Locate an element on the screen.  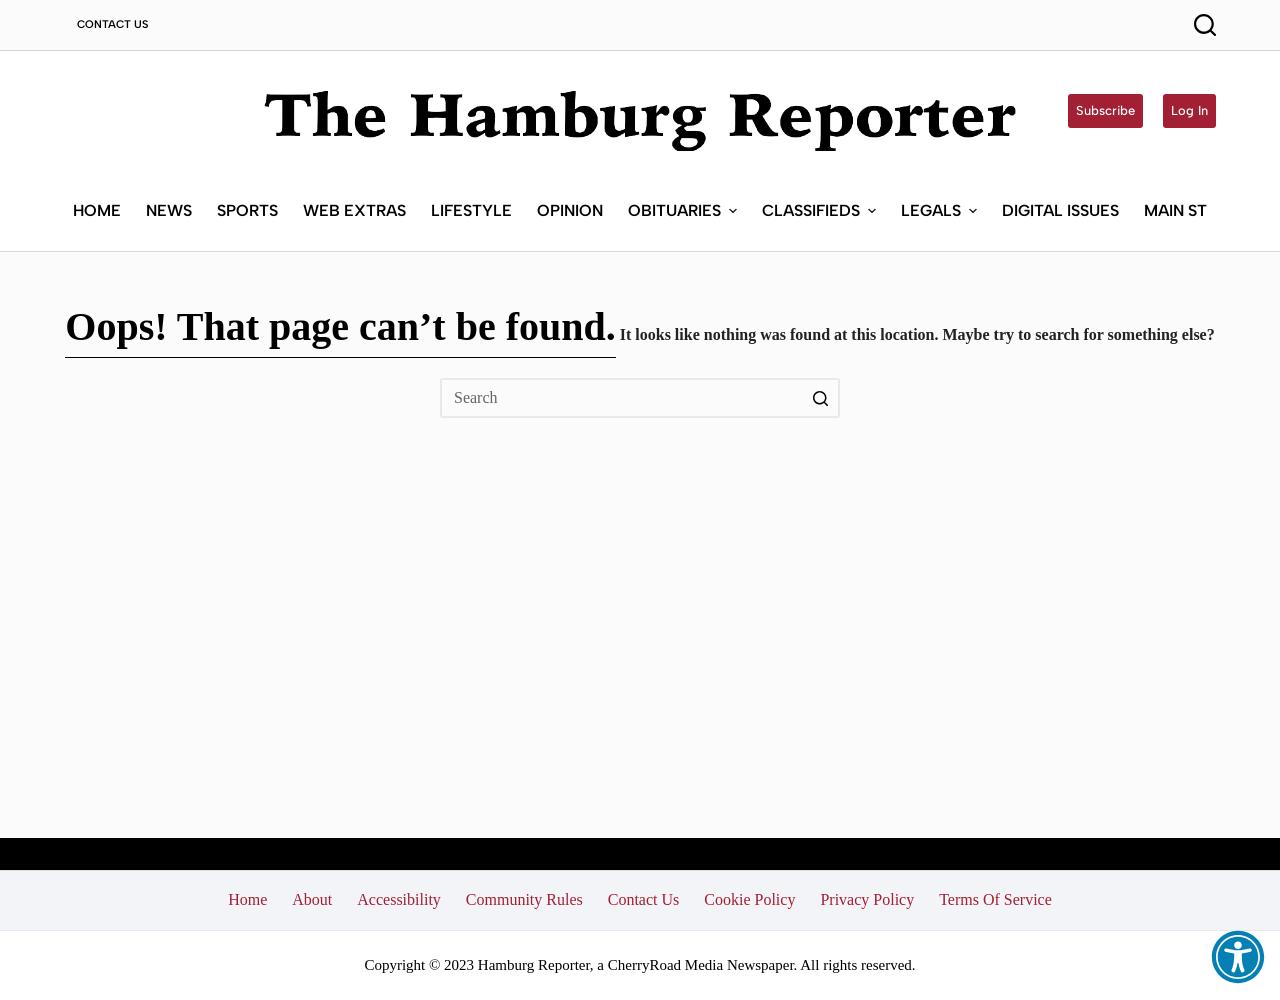
'Main St' is located at coordinates (1175, 208).